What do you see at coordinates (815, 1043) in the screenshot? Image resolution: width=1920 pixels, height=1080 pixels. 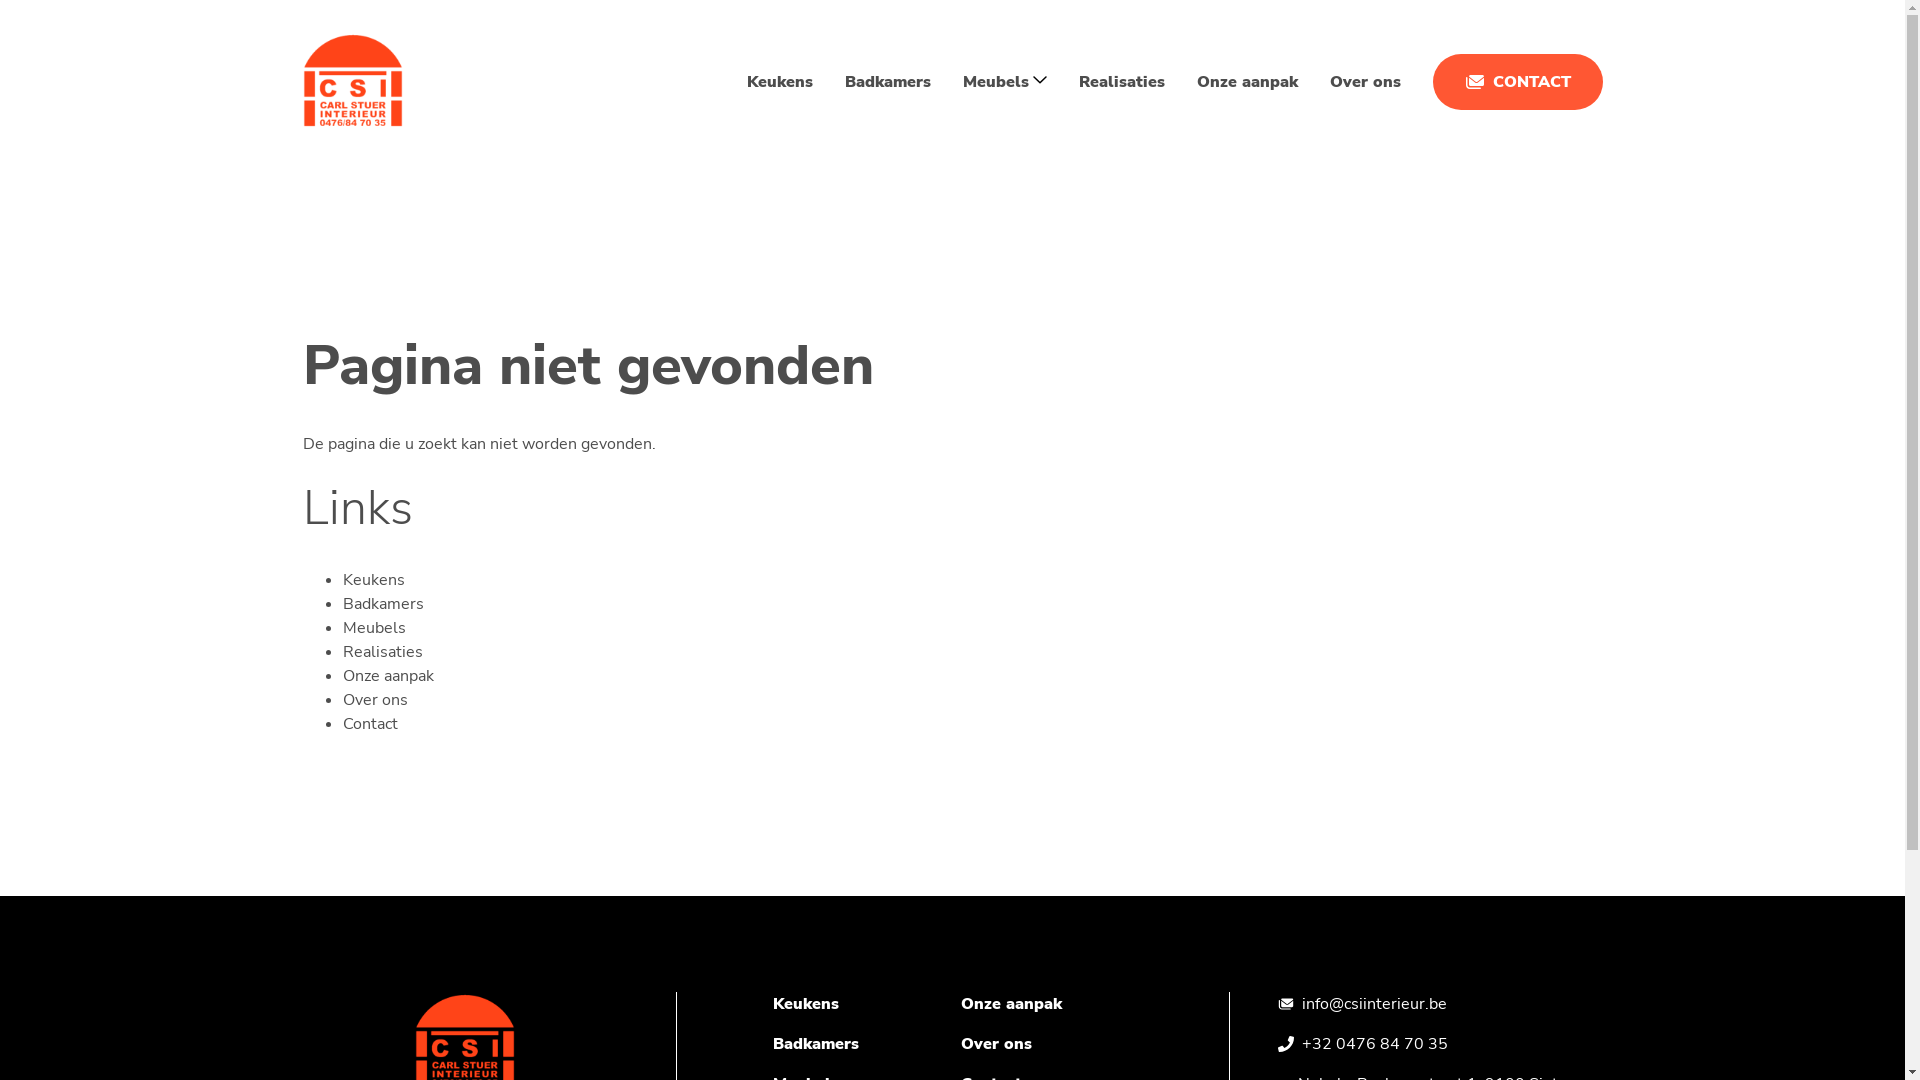 I see `'Badkamers'` at bounding box center [815, 1043].